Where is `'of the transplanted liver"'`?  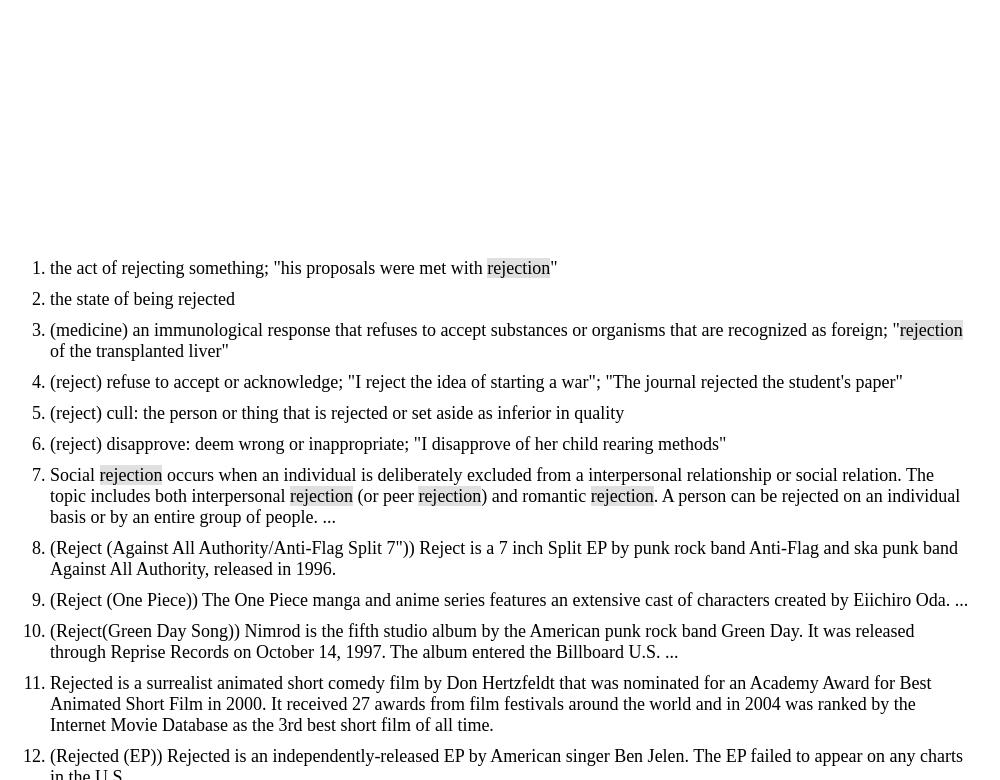
'of the transplanted liver"' is located at coordinates (139, 350).